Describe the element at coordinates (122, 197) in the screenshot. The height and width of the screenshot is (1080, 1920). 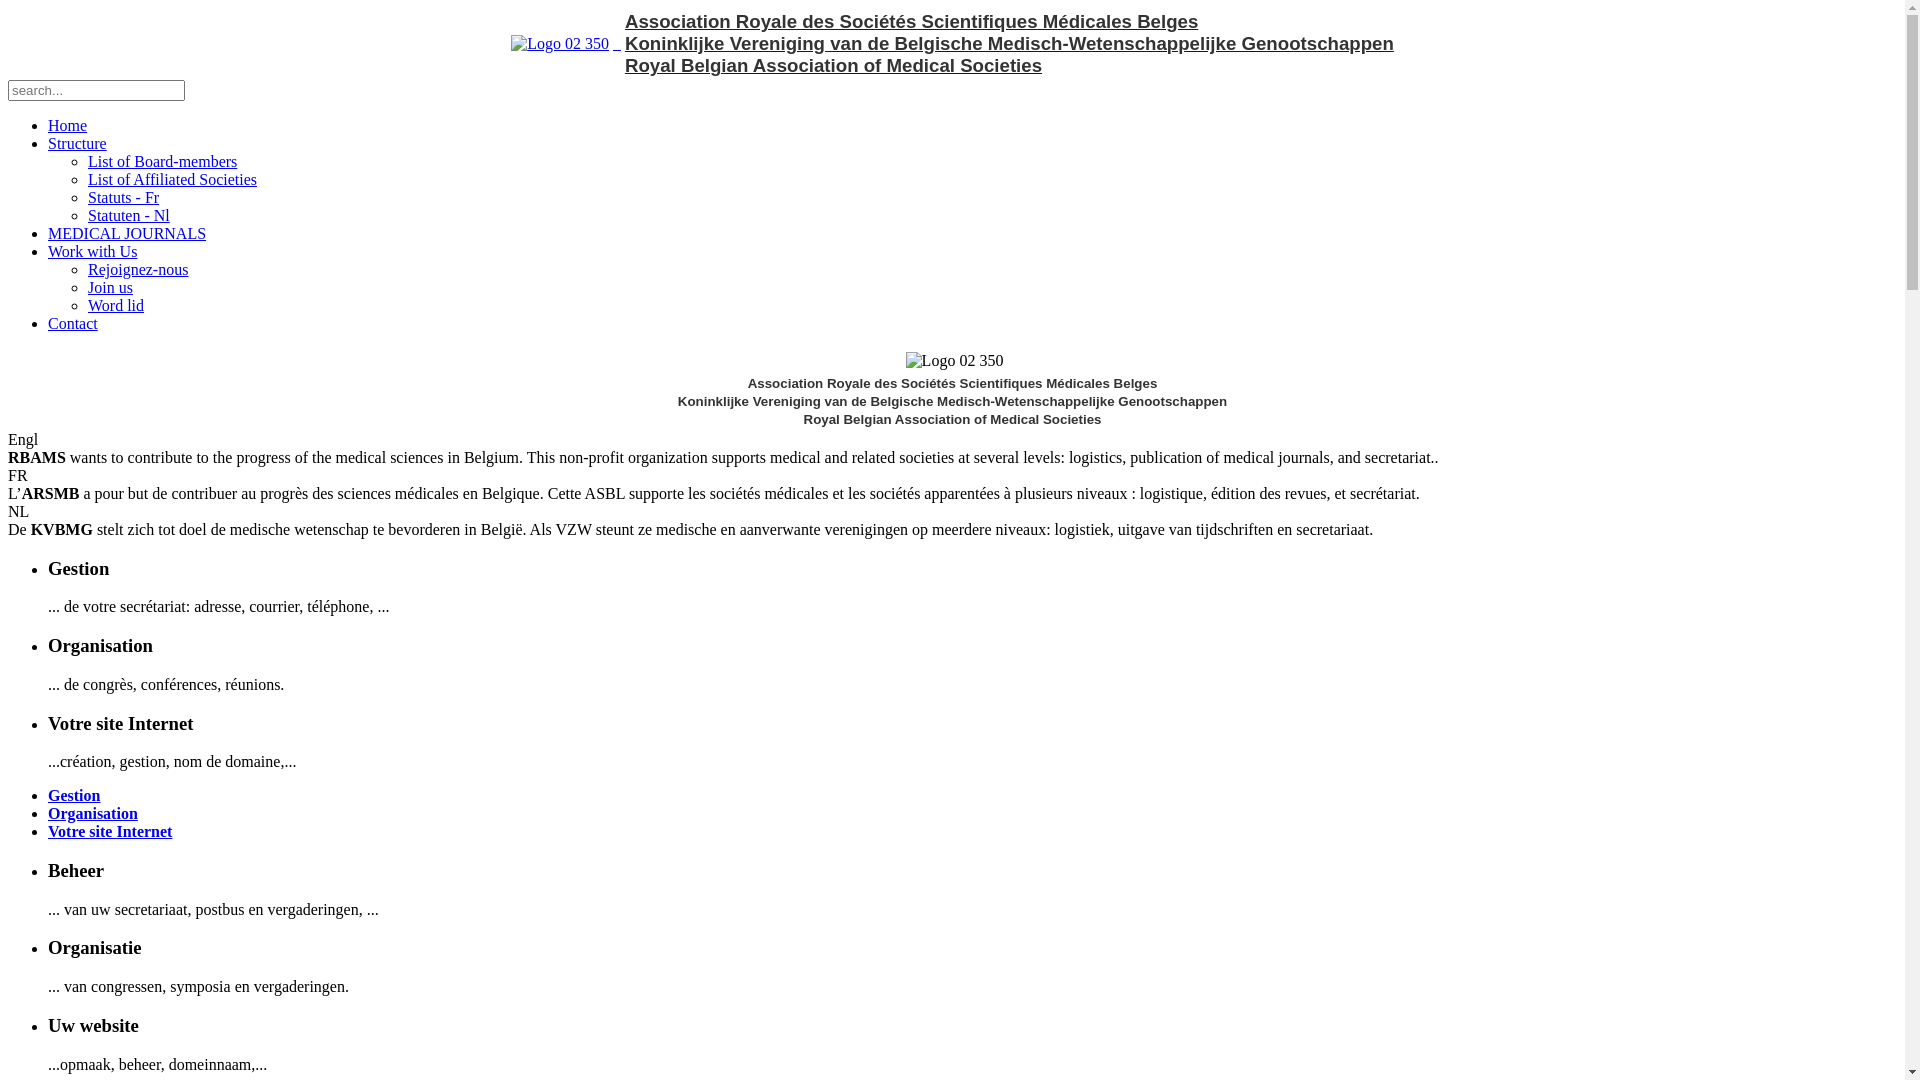
I see `'Statuts - Fr'` at that location.